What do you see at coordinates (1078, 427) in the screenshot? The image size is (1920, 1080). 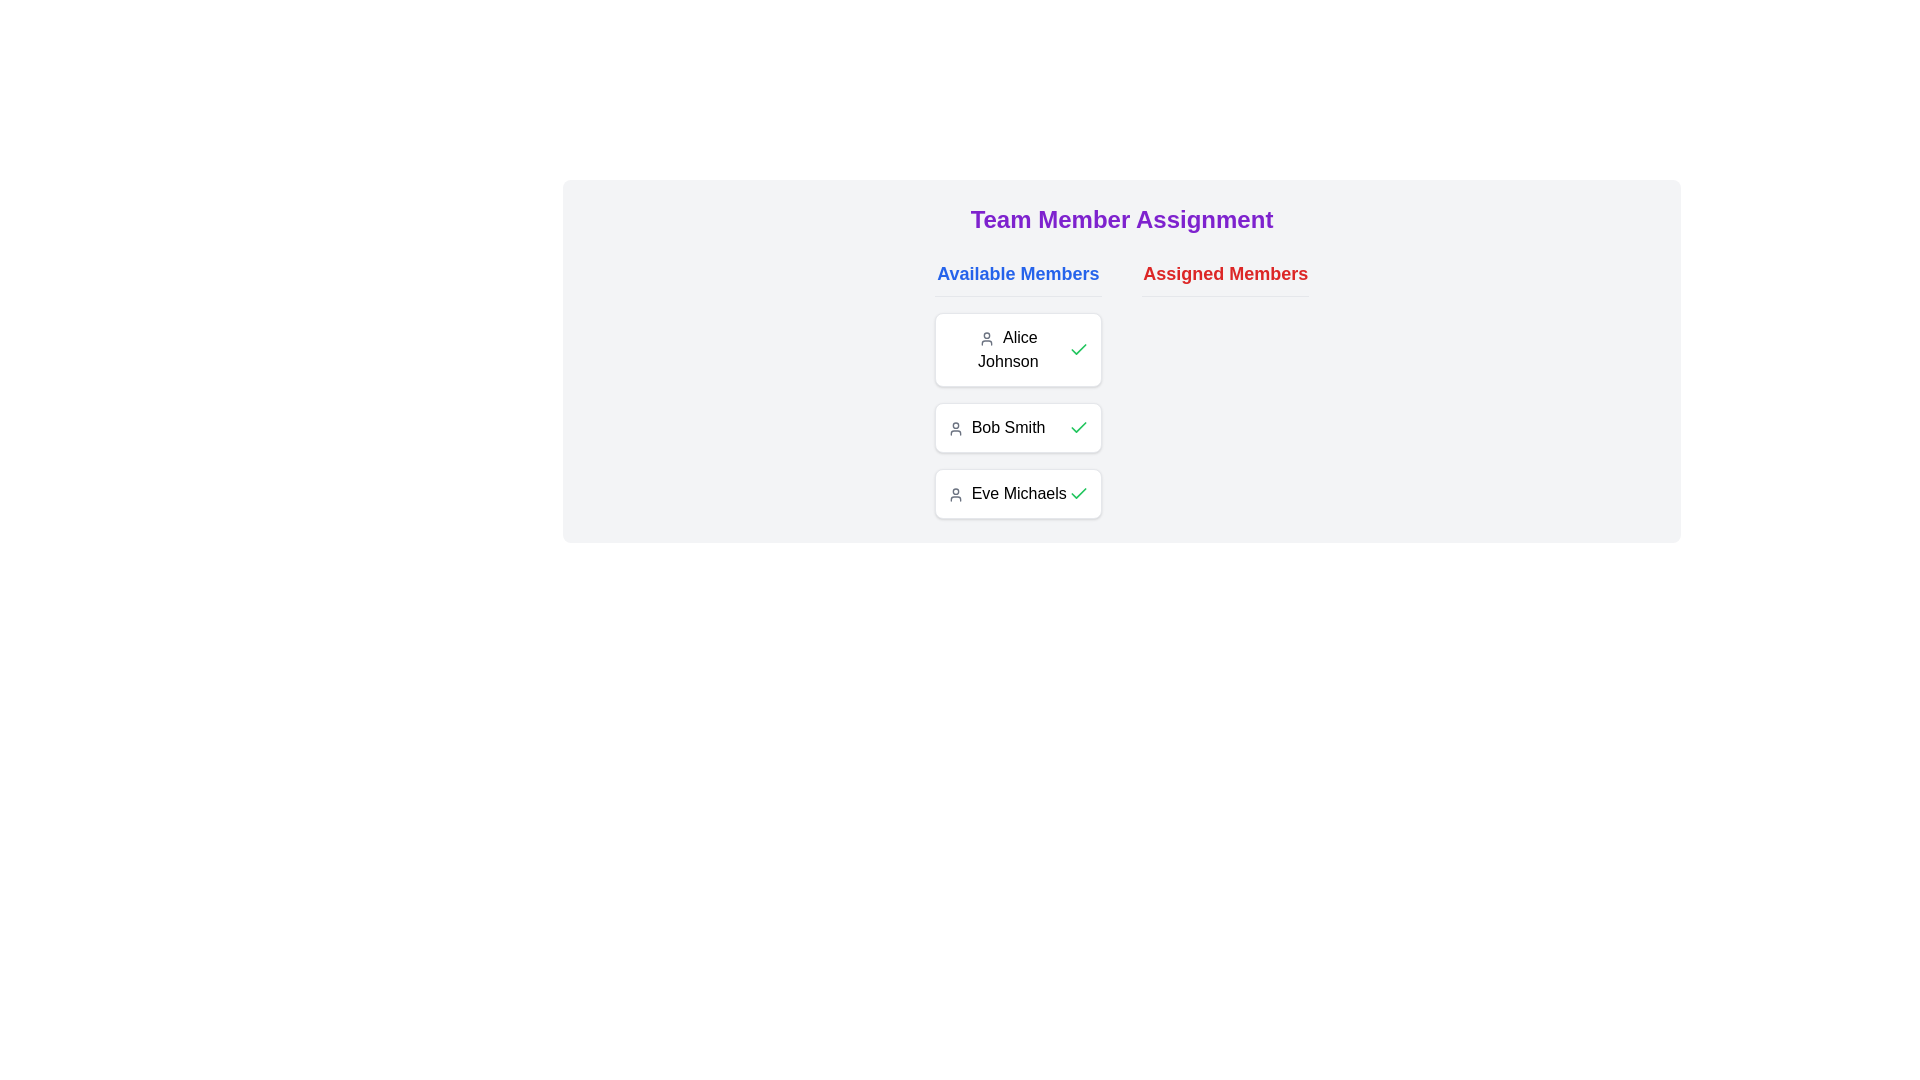 I see `the green checkmark icon next to 'Bob Smith'` at bounding box center [1078, 427].